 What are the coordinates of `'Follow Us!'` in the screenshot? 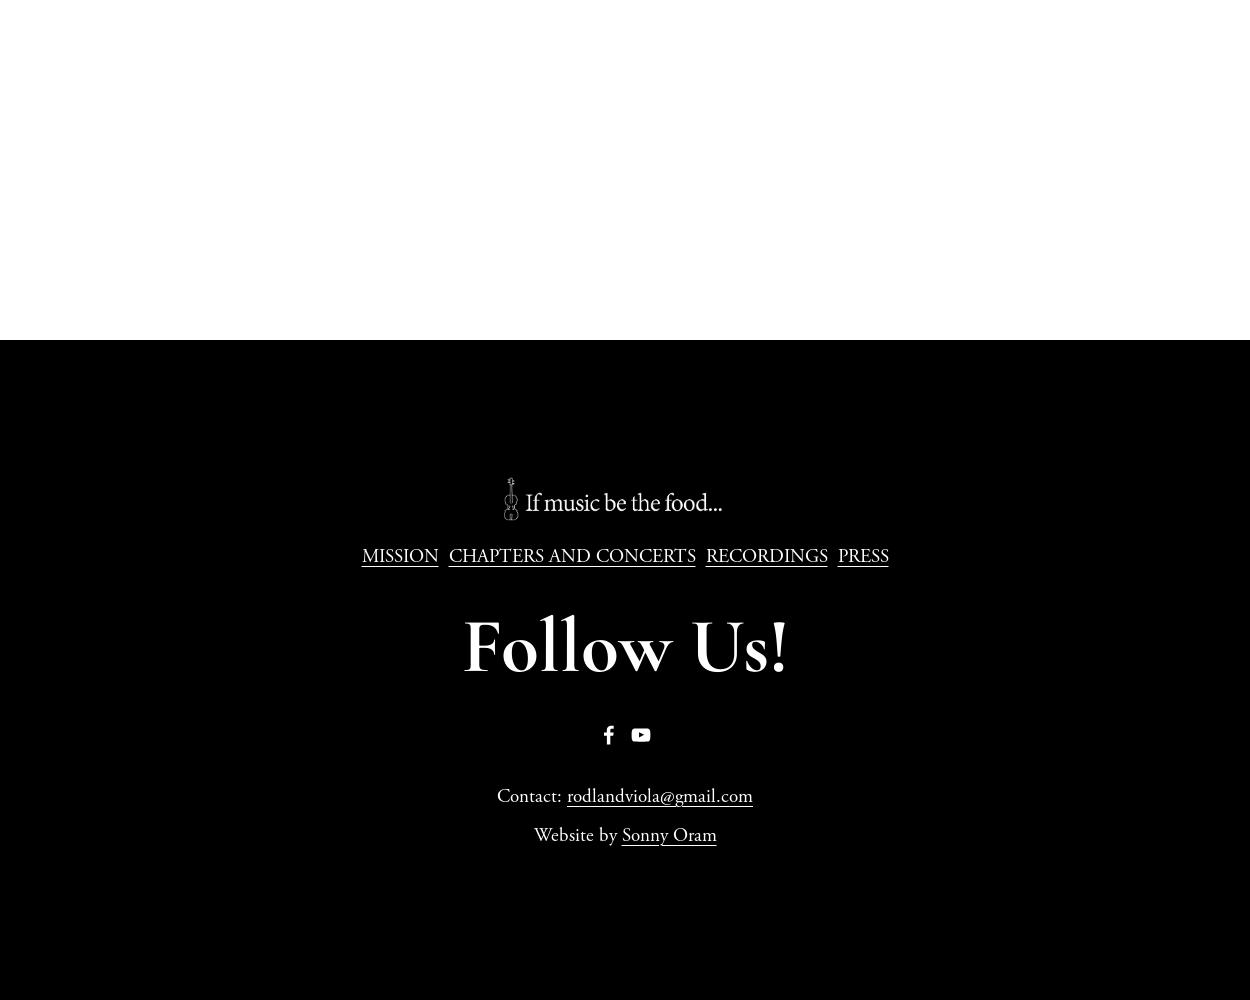 It's located at (623, 645).